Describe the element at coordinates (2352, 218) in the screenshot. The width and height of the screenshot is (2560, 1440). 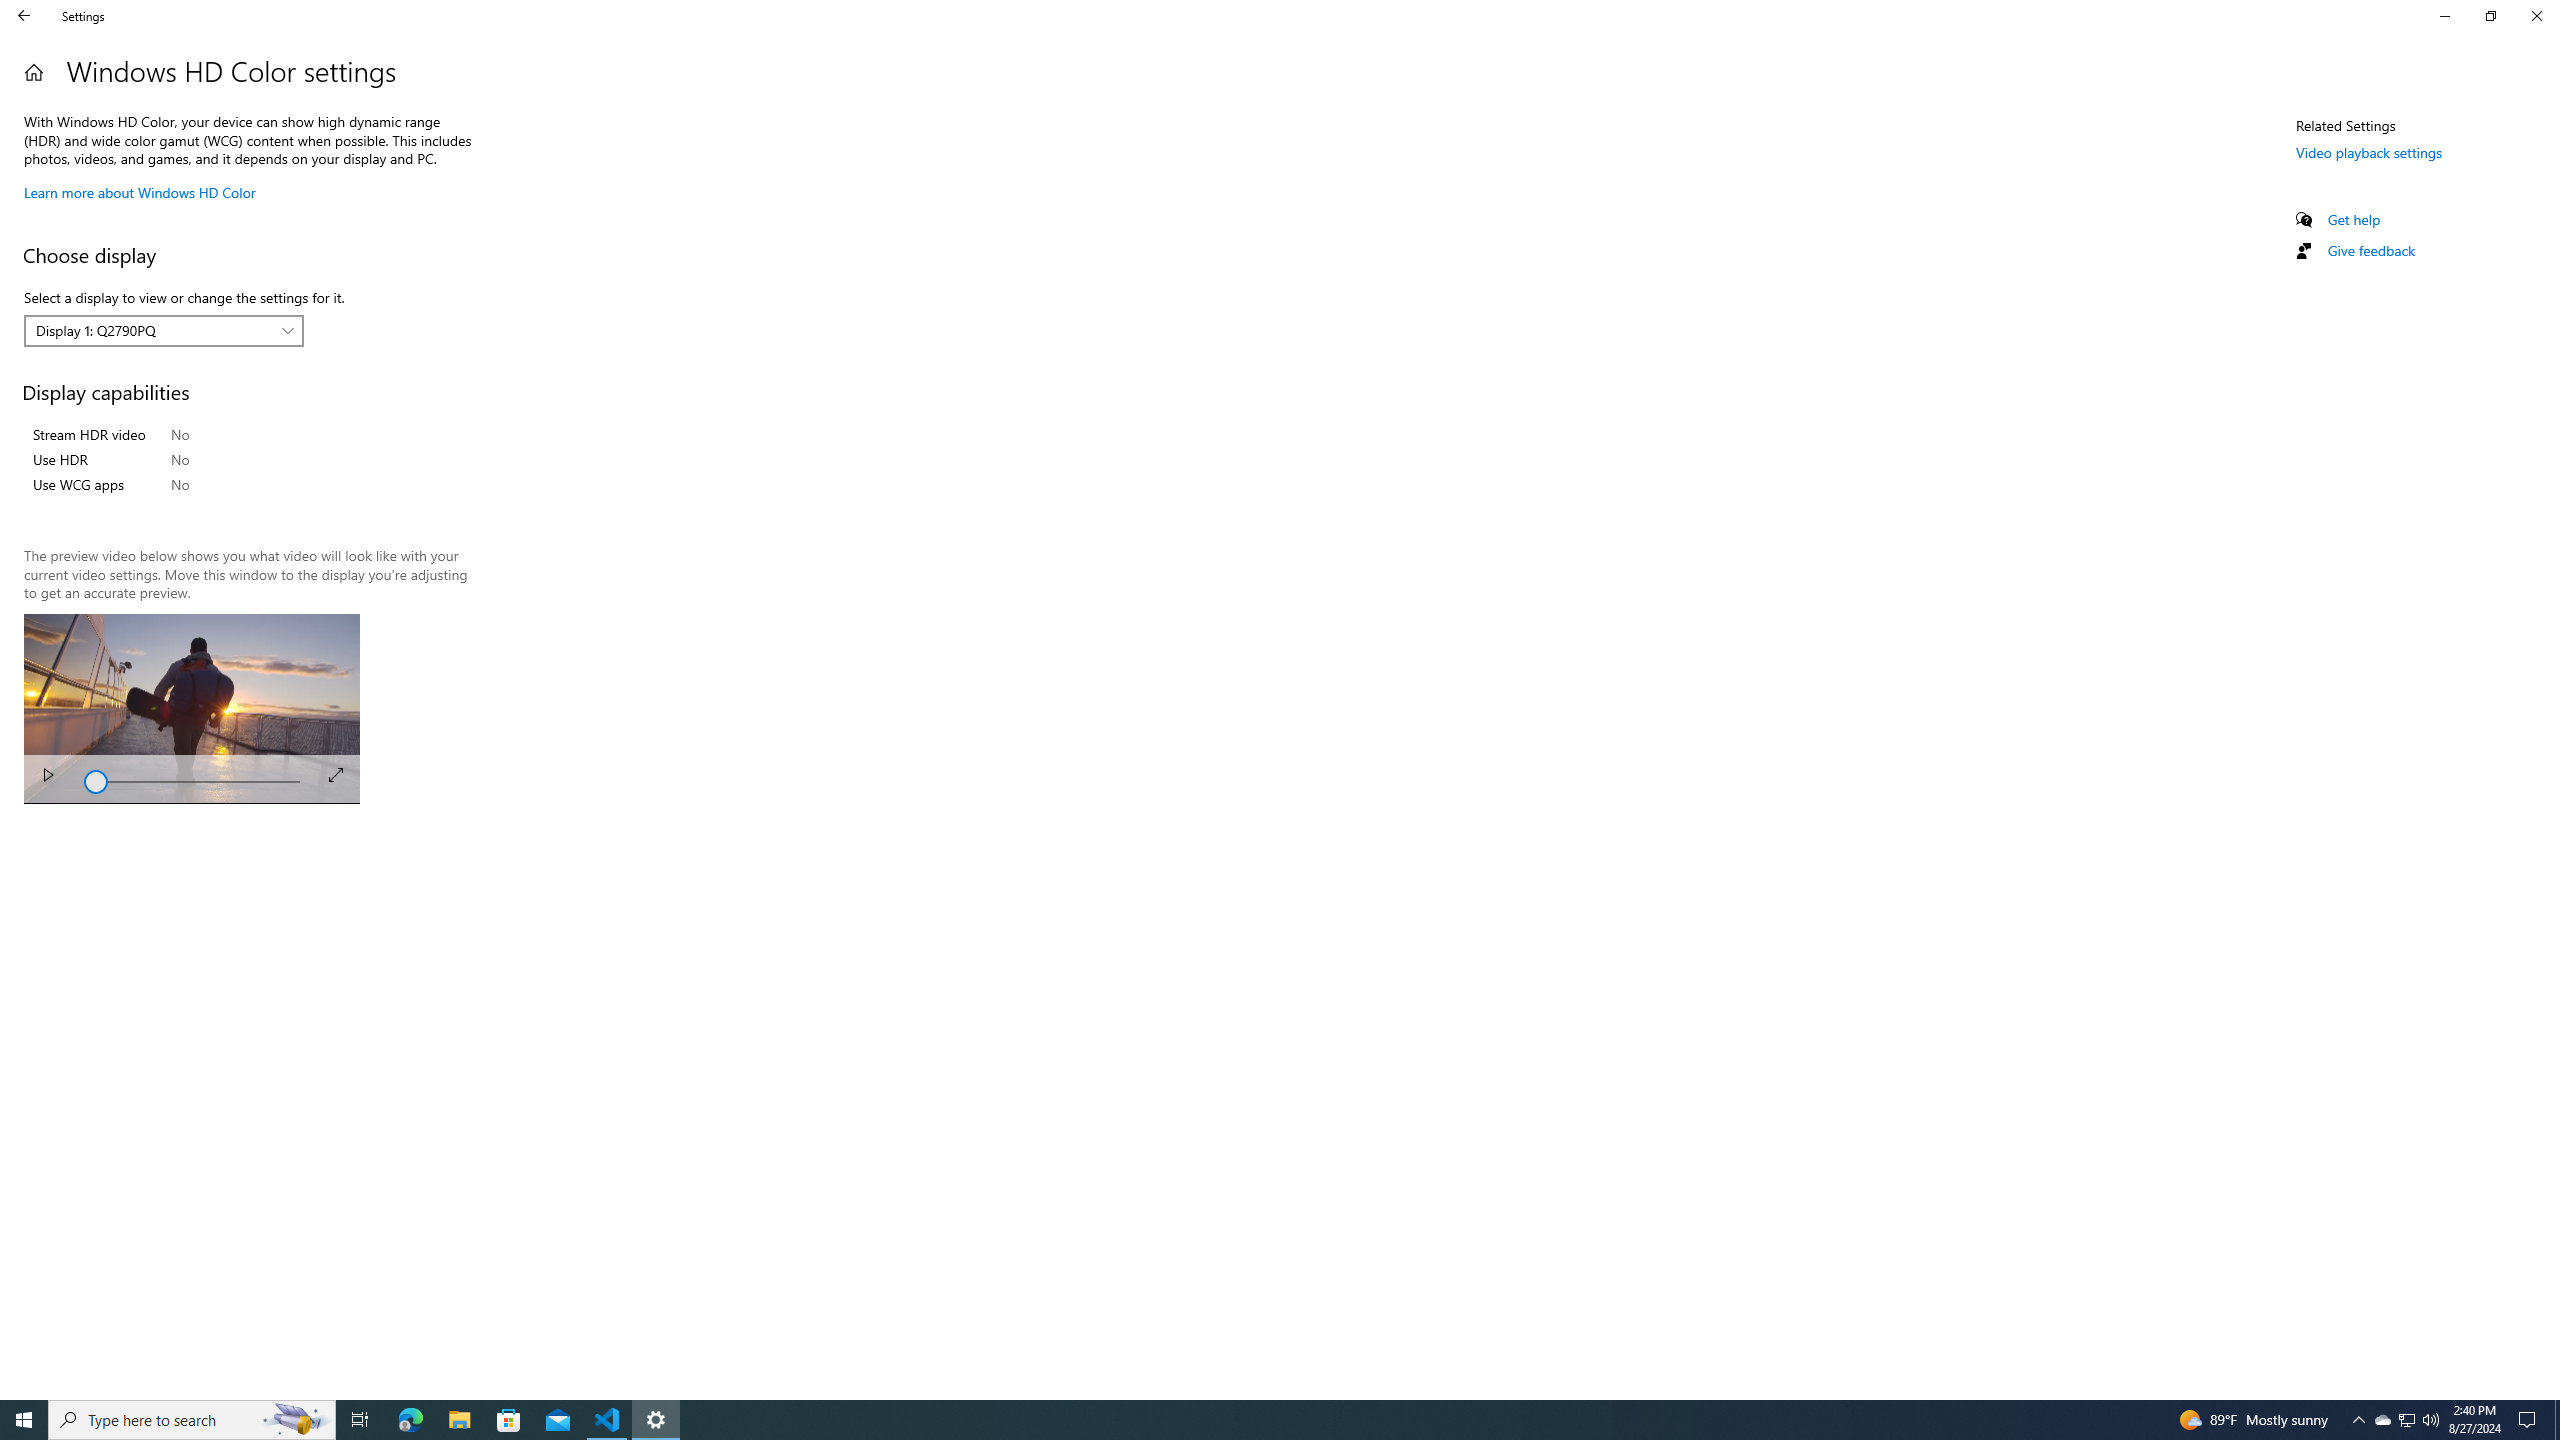
I see `'Get help'` at that location.